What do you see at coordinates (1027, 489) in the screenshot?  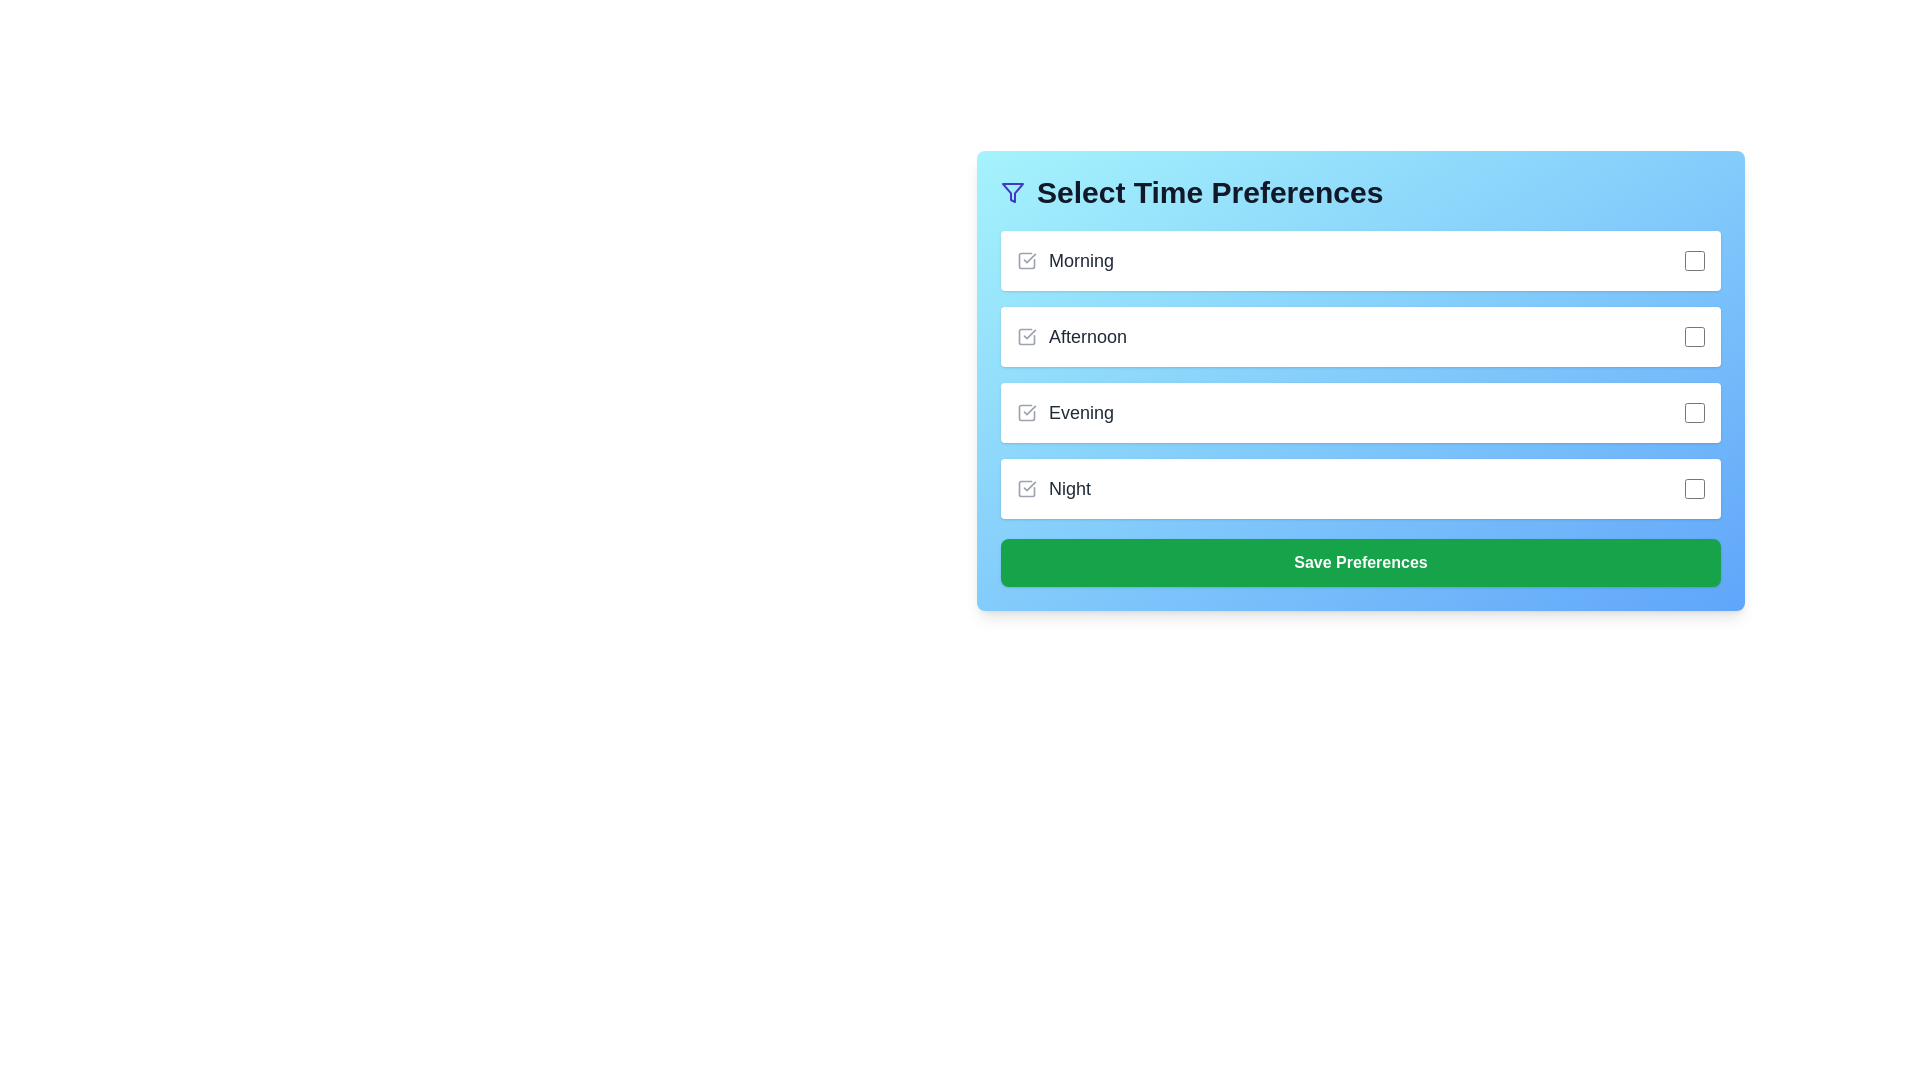 I see `the checkbox element located to the right of the 'Night' option in the 'Select Time Preferences' form` at bounding box center [1027, 489].